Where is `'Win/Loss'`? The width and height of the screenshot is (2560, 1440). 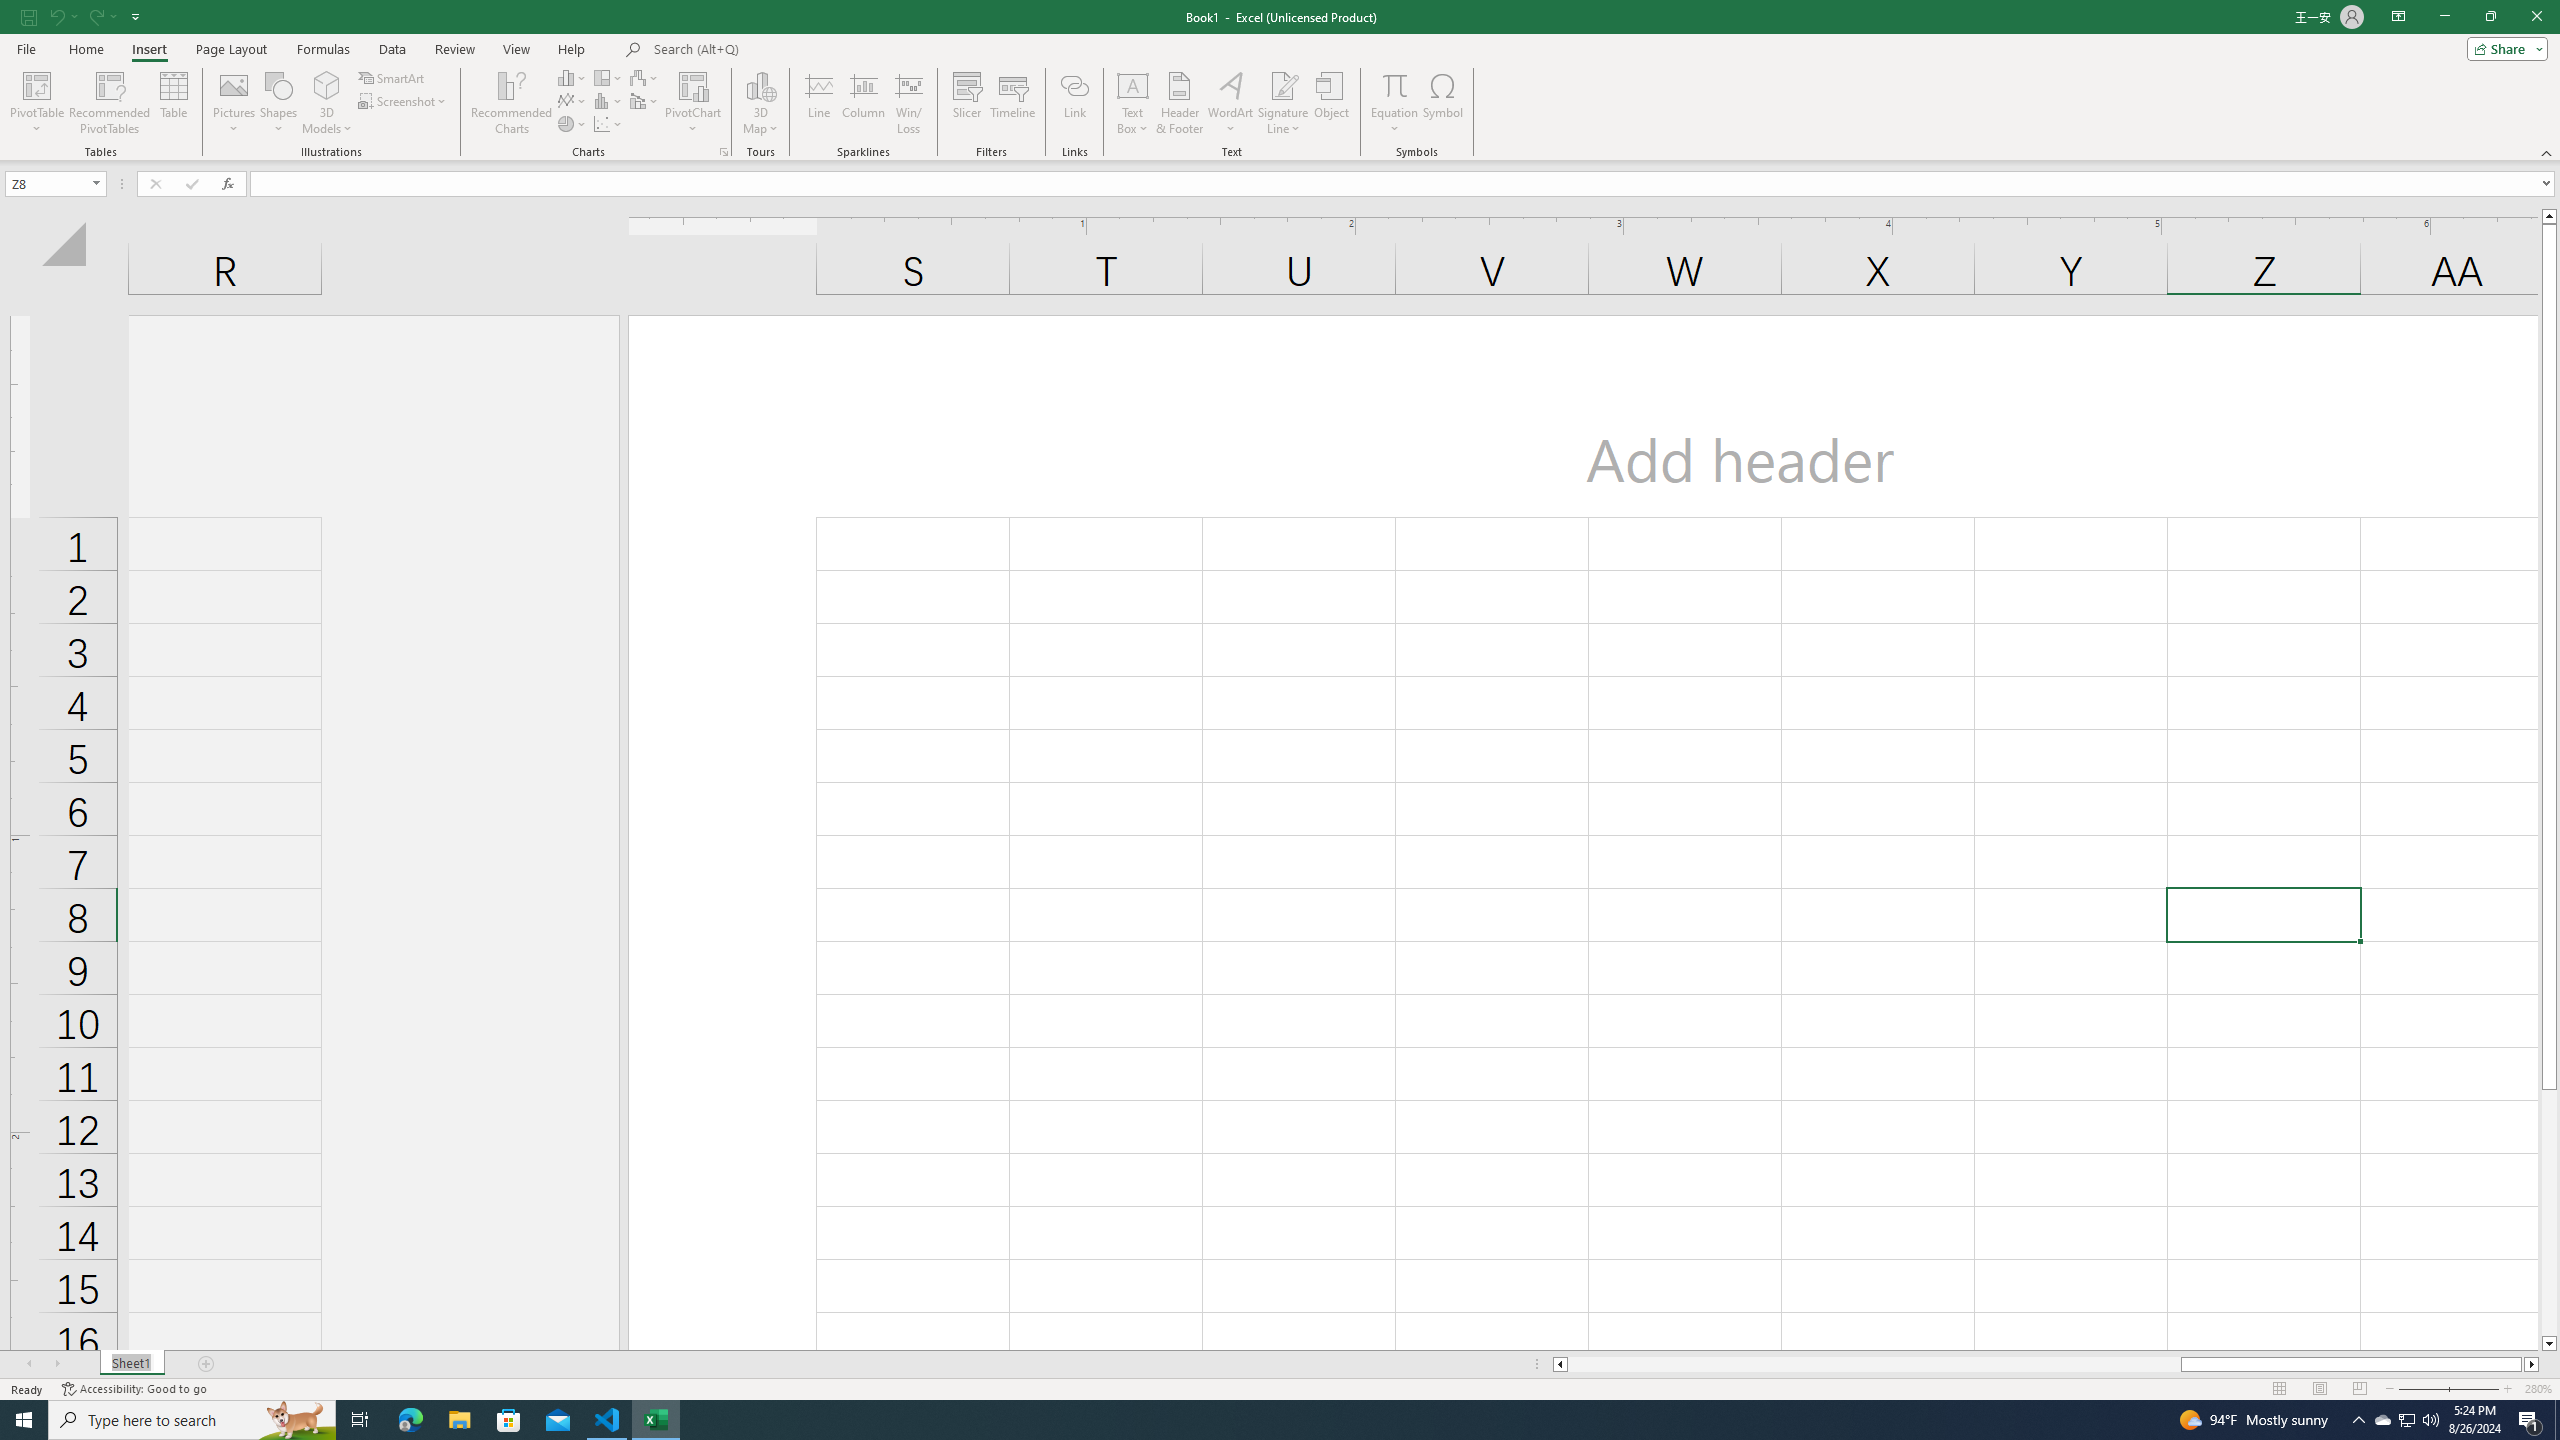 'Win/Loss' is located at coordinates (908, 103).